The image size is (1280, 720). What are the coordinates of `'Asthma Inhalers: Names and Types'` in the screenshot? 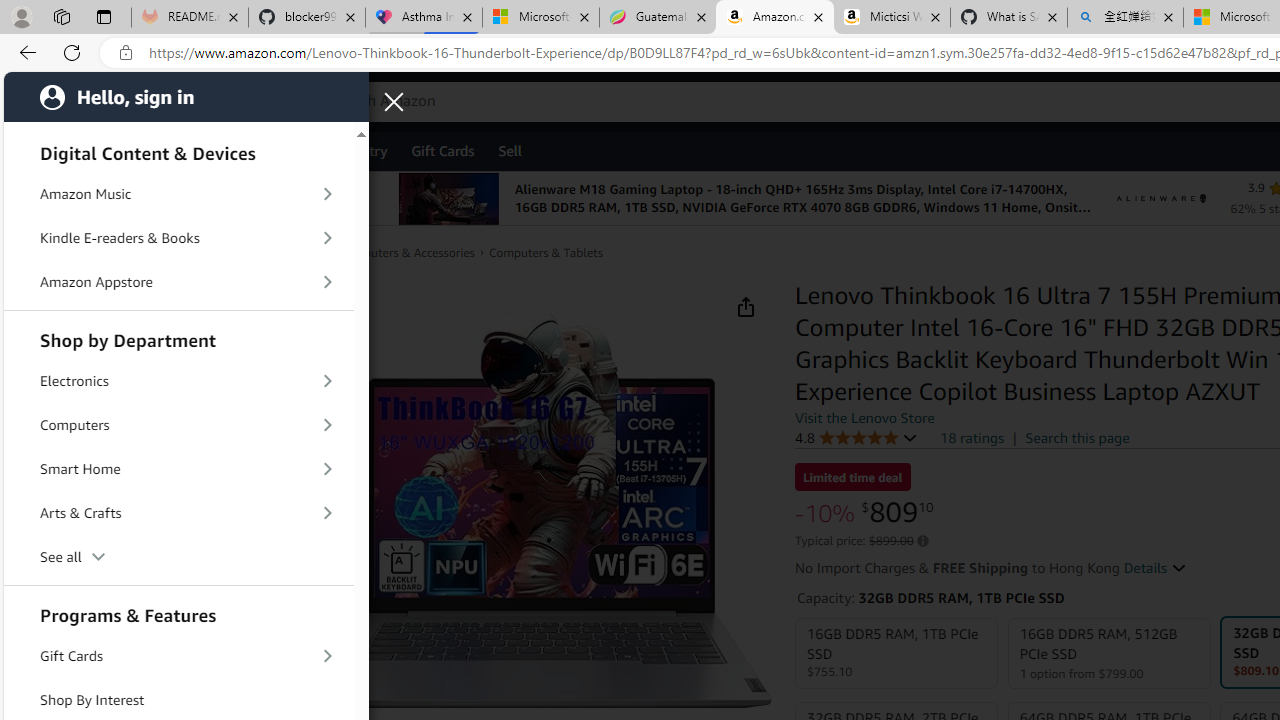 It's located at (423, 17).